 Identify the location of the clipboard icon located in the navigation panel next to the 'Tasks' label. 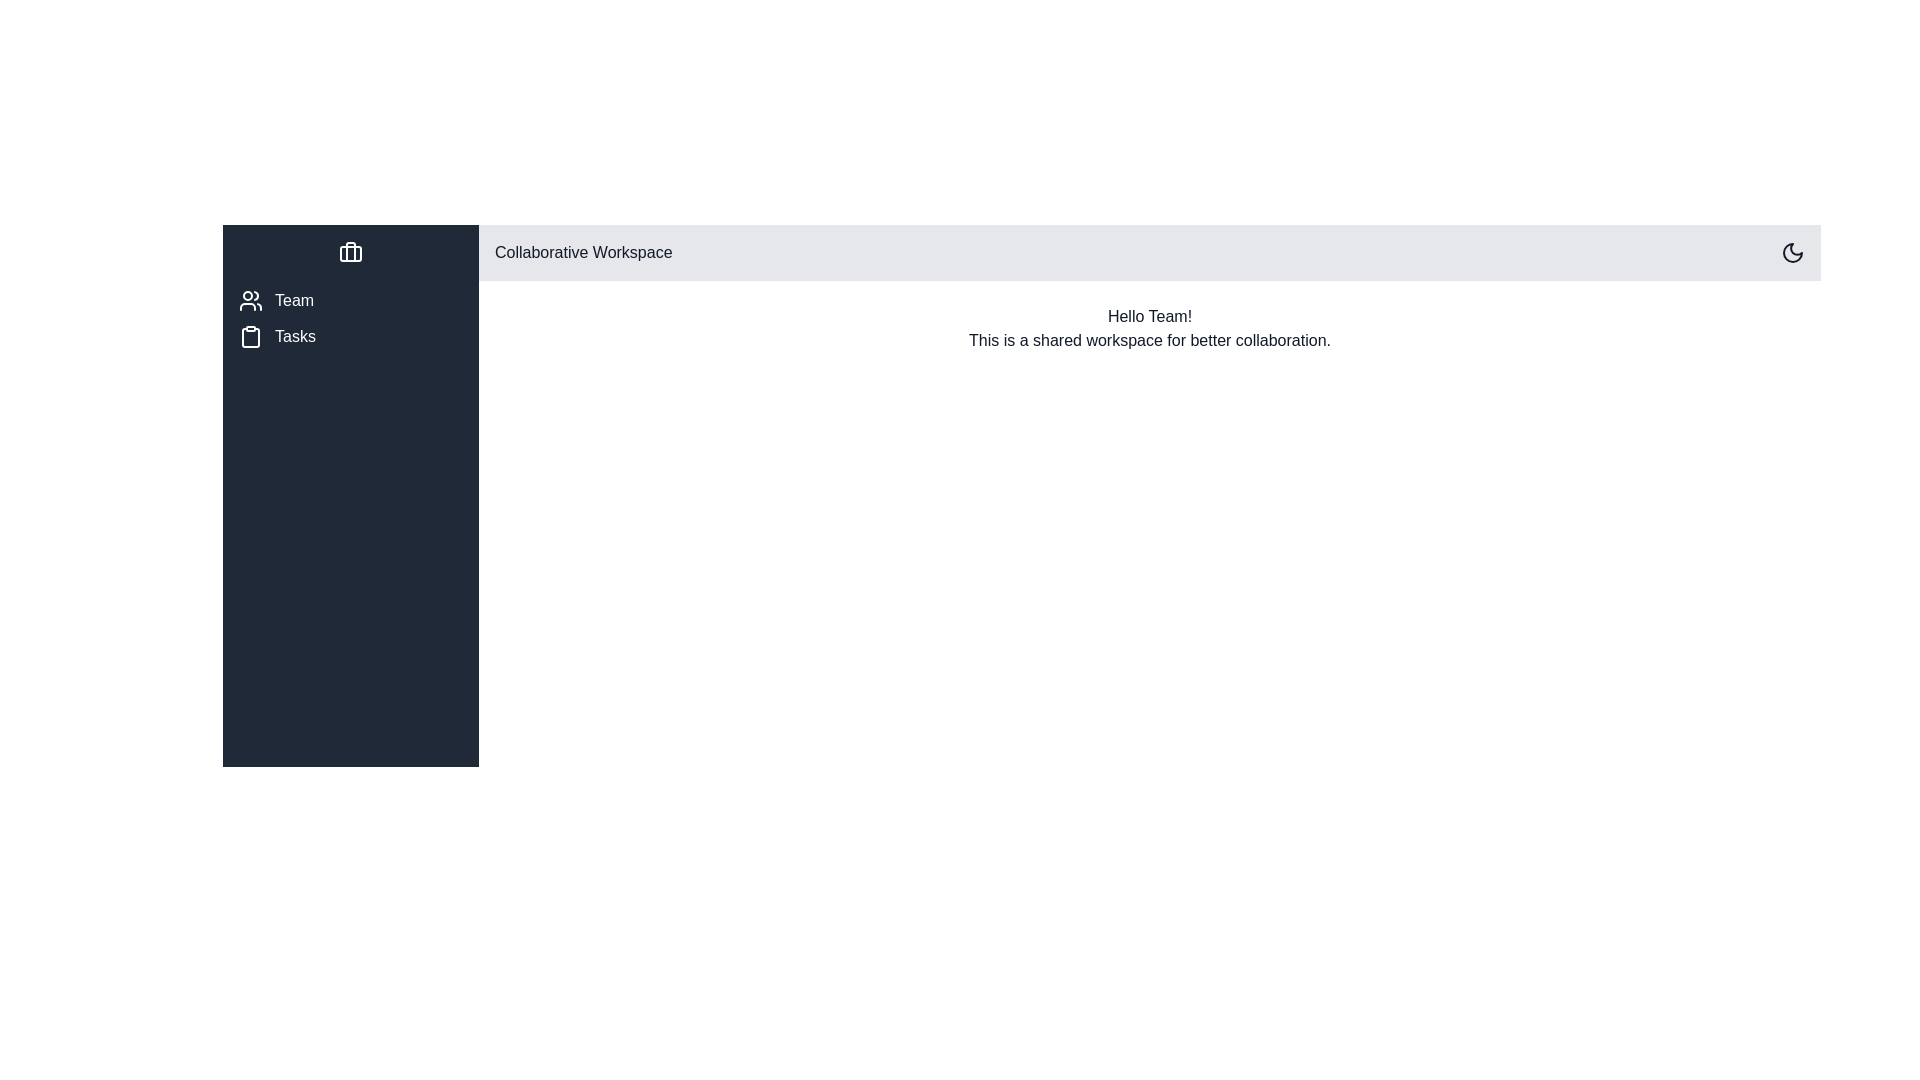
(249, 335).